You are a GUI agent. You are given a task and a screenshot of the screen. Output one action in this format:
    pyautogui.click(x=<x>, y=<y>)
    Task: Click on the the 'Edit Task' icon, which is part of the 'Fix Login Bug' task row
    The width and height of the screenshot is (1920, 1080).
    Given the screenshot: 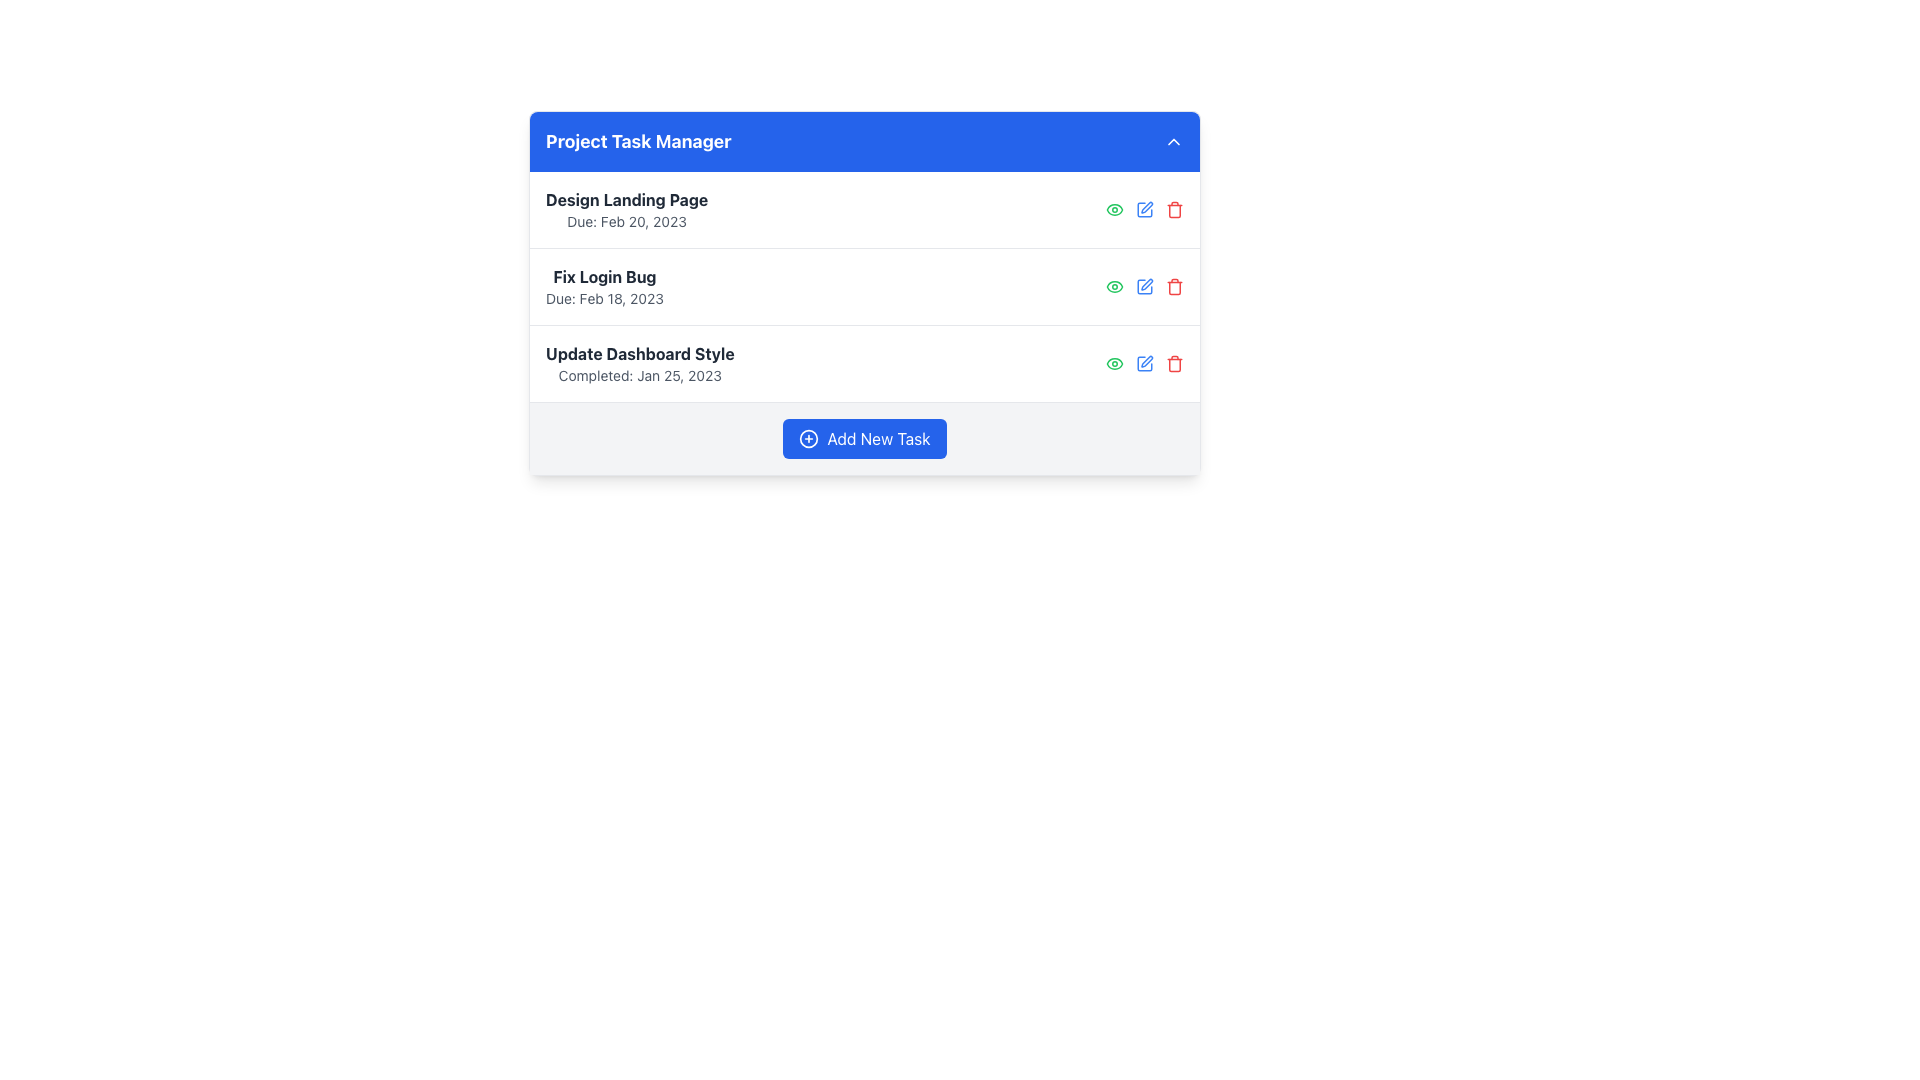 What is the action you would take?
    pyautogui.click(x=1145, y=363)
    